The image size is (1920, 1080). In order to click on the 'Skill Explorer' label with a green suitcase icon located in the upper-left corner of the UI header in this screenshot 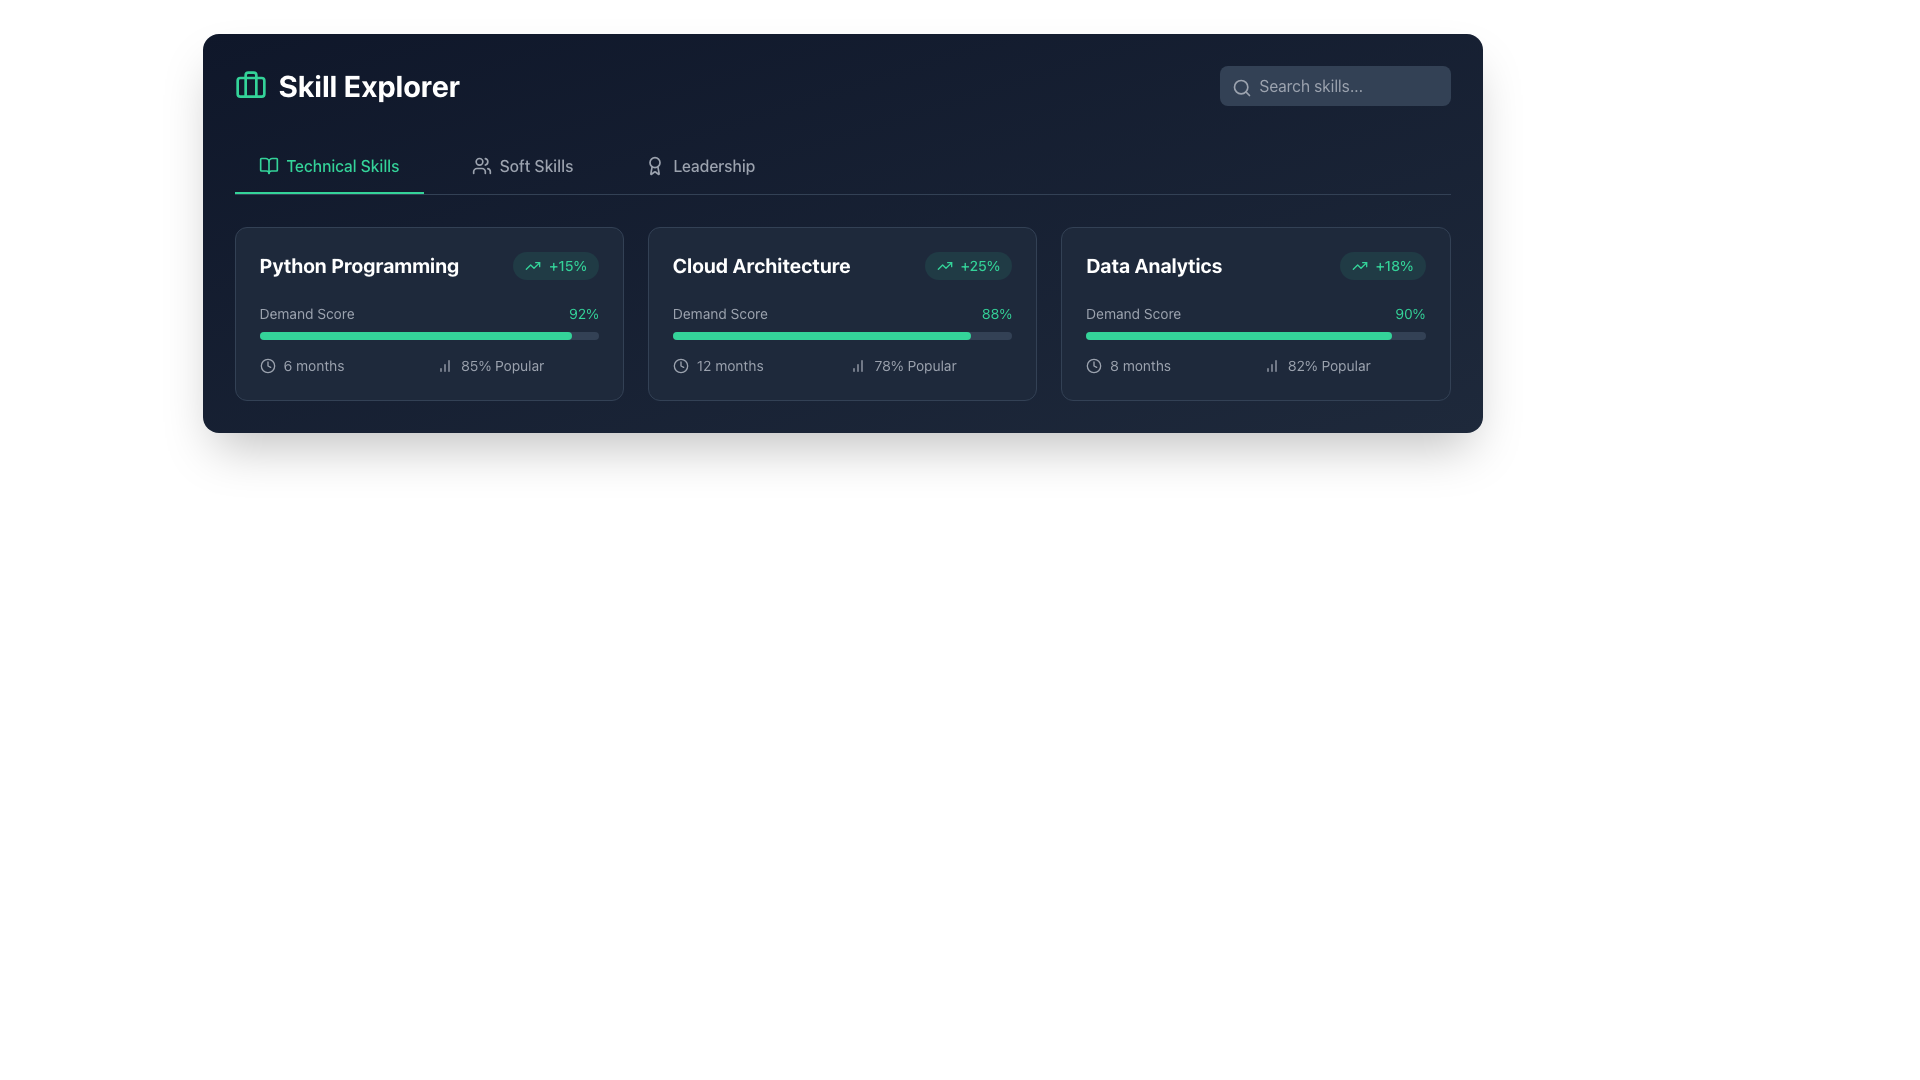, I will do `click(347, 84)`.